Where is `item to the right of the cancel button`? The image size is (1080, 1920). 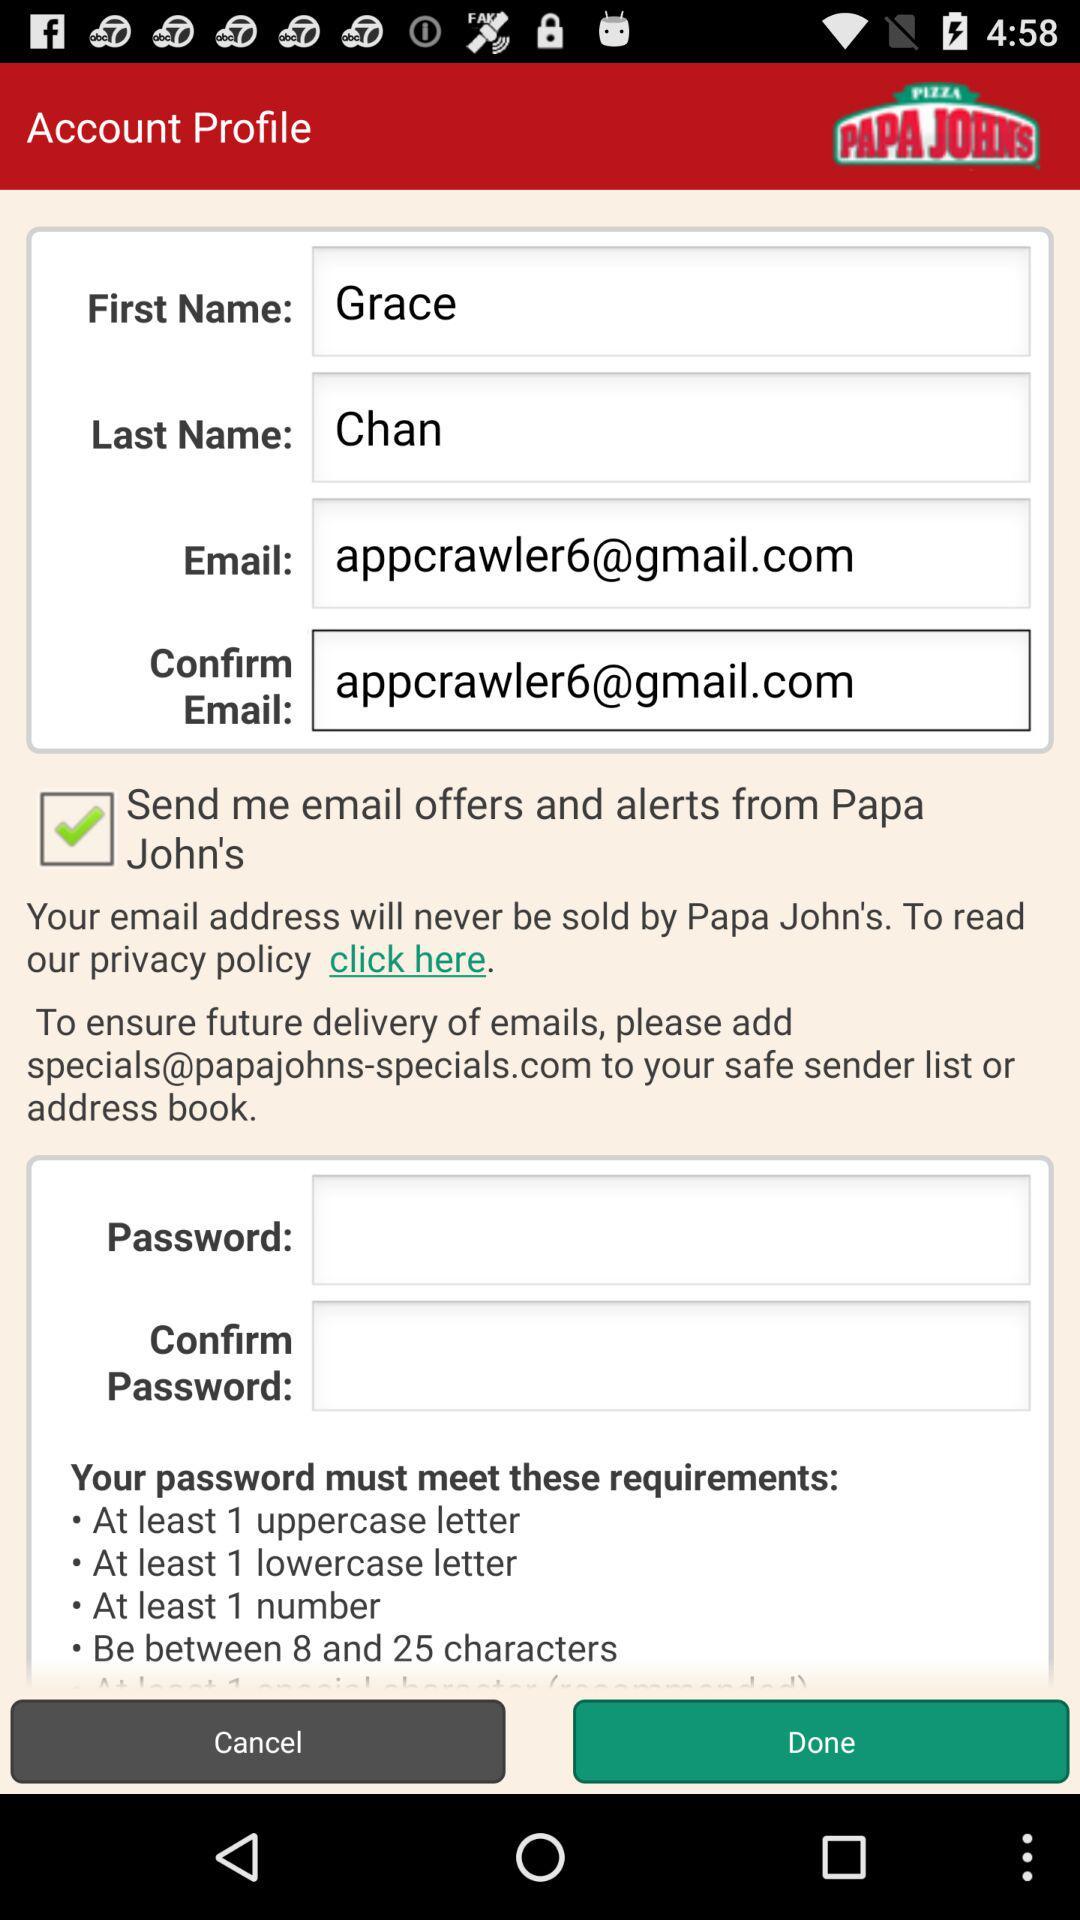
item to the right of the cancel button is located at coordinates (821, 1740).